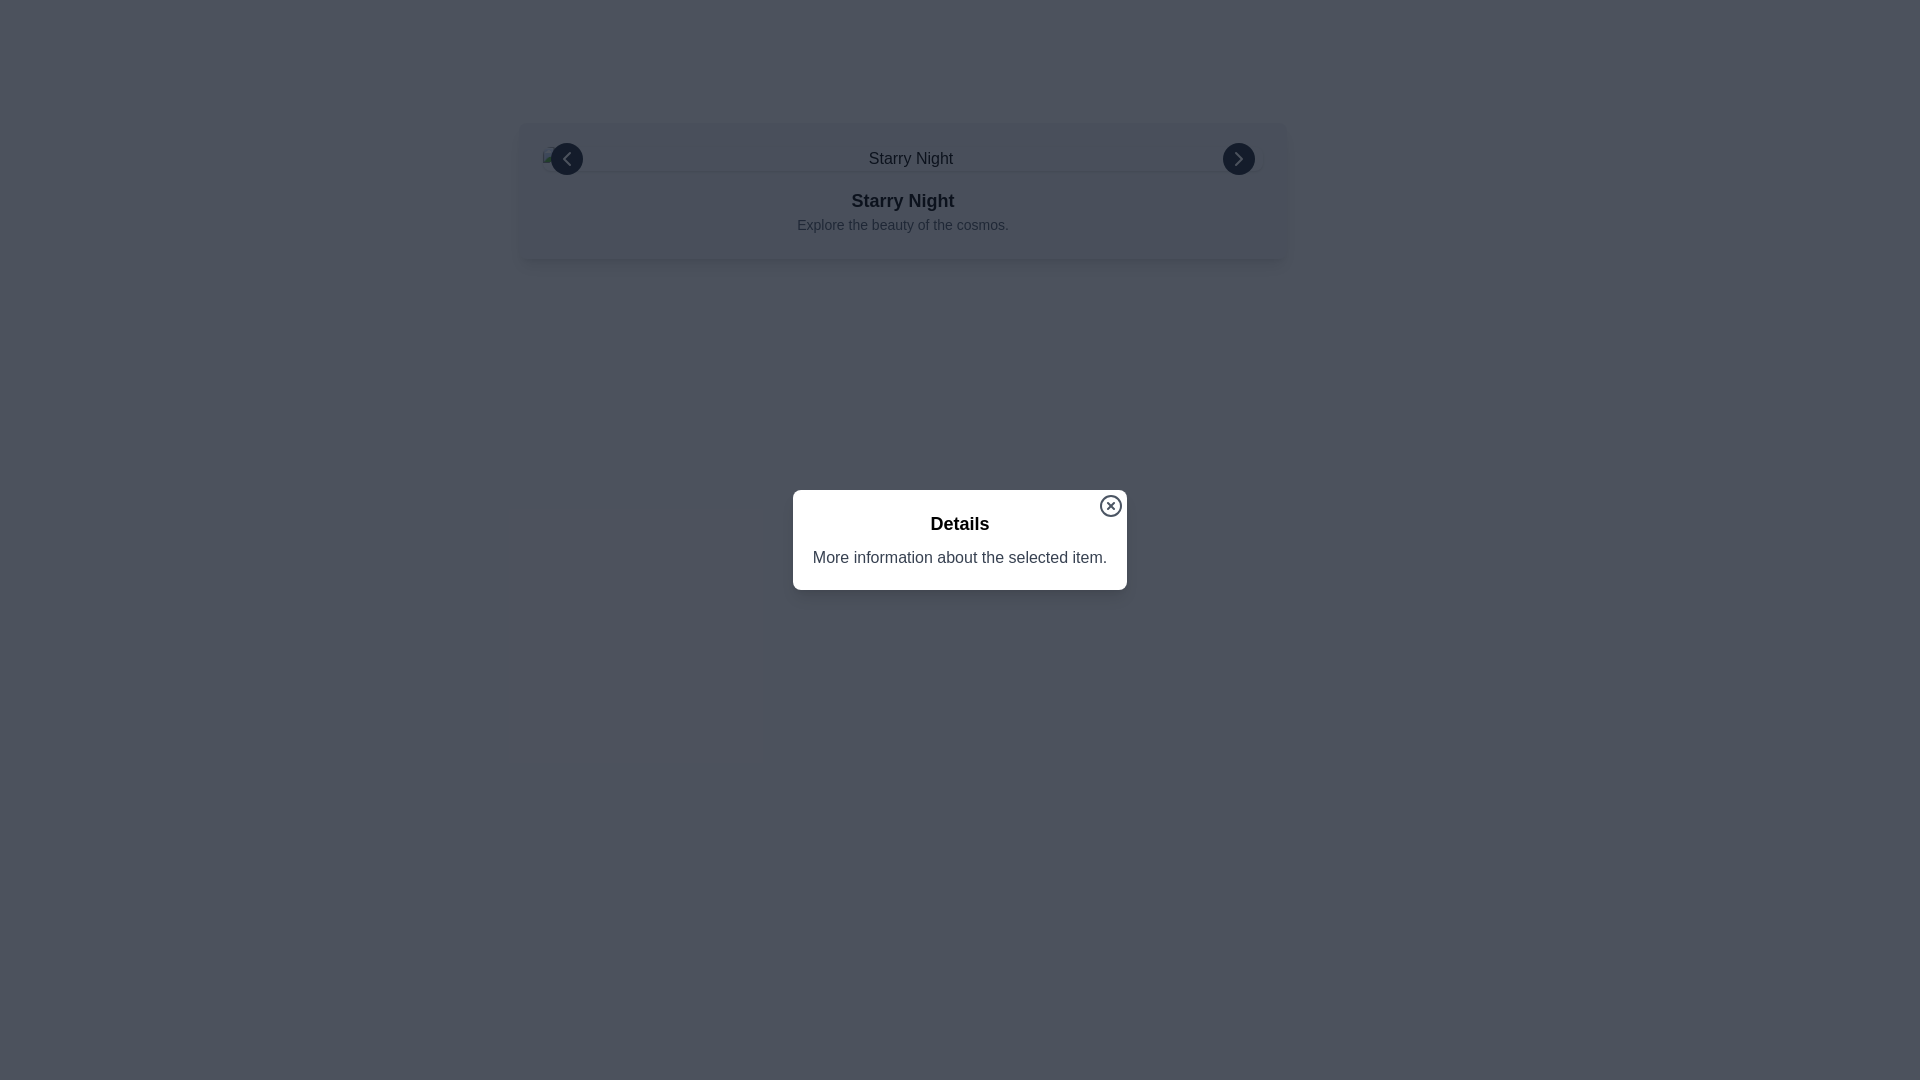 The width and height of the screenshot is (1920, 1080). Describe the element at coordinates (901, 224) in the screenshot. I see `the text label displaying 'Explore the beauty of the cosmos.' which is positioned below the title 'Starry Night'` at that location.